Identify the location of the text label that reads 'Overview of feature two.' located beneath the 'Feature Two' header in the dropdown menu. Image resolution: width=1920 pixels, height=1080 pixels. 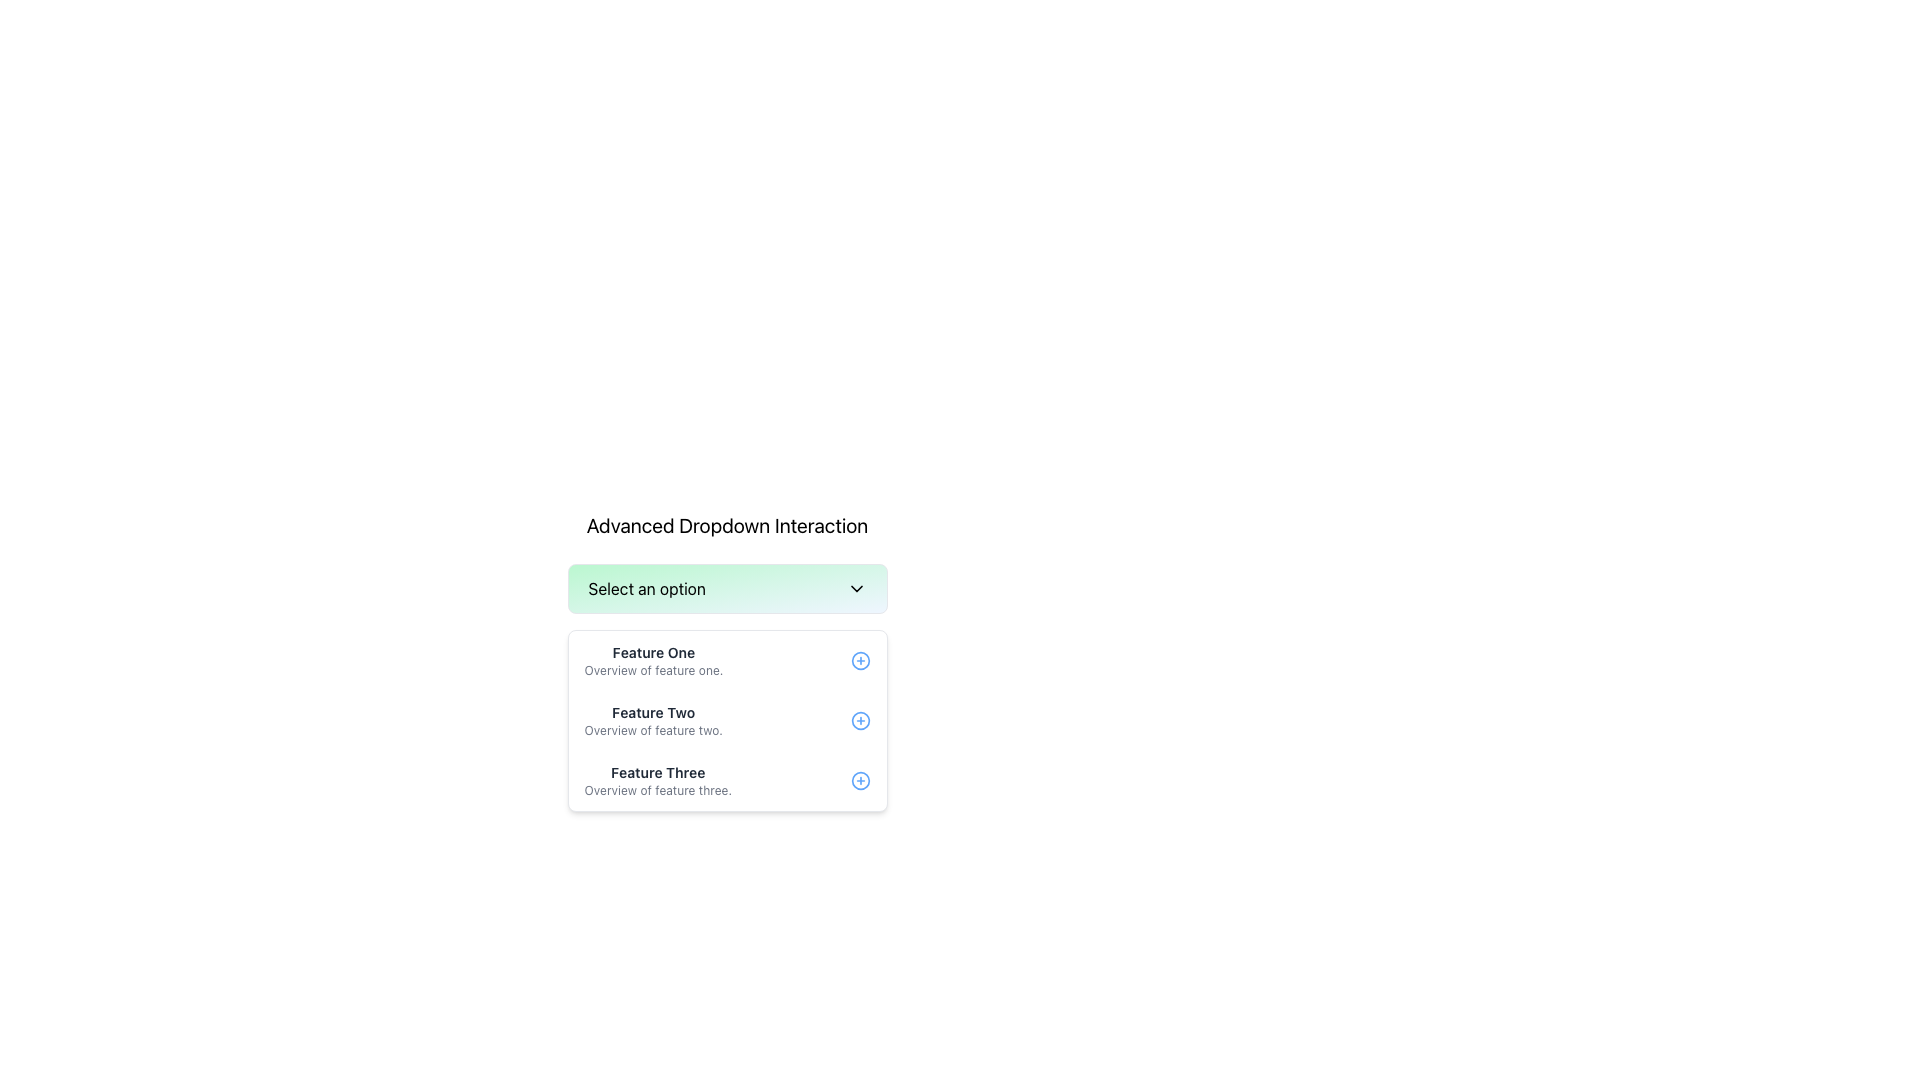
(653, 731).